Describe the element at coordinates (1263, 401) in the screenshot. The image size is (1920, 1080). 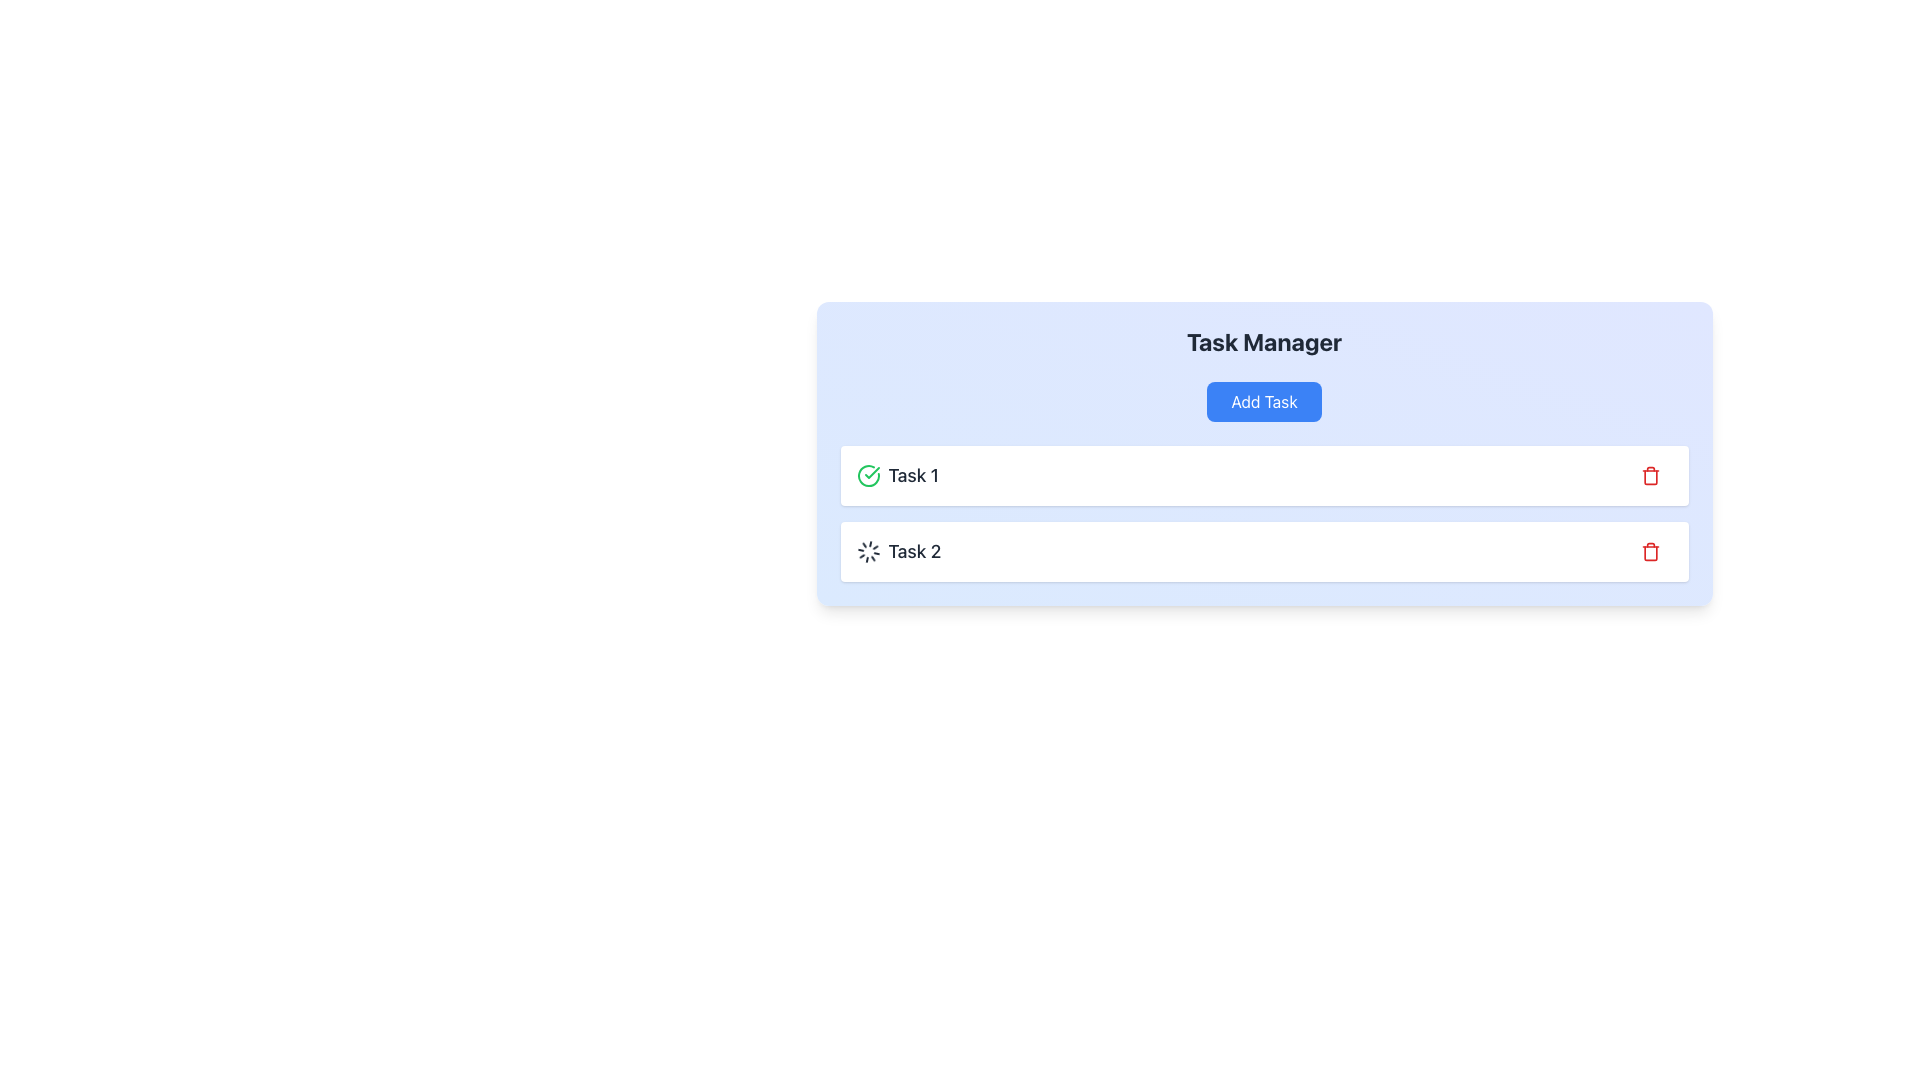
I see `the 'Add Task' button located below the 'Task Manager' heading` at that location.